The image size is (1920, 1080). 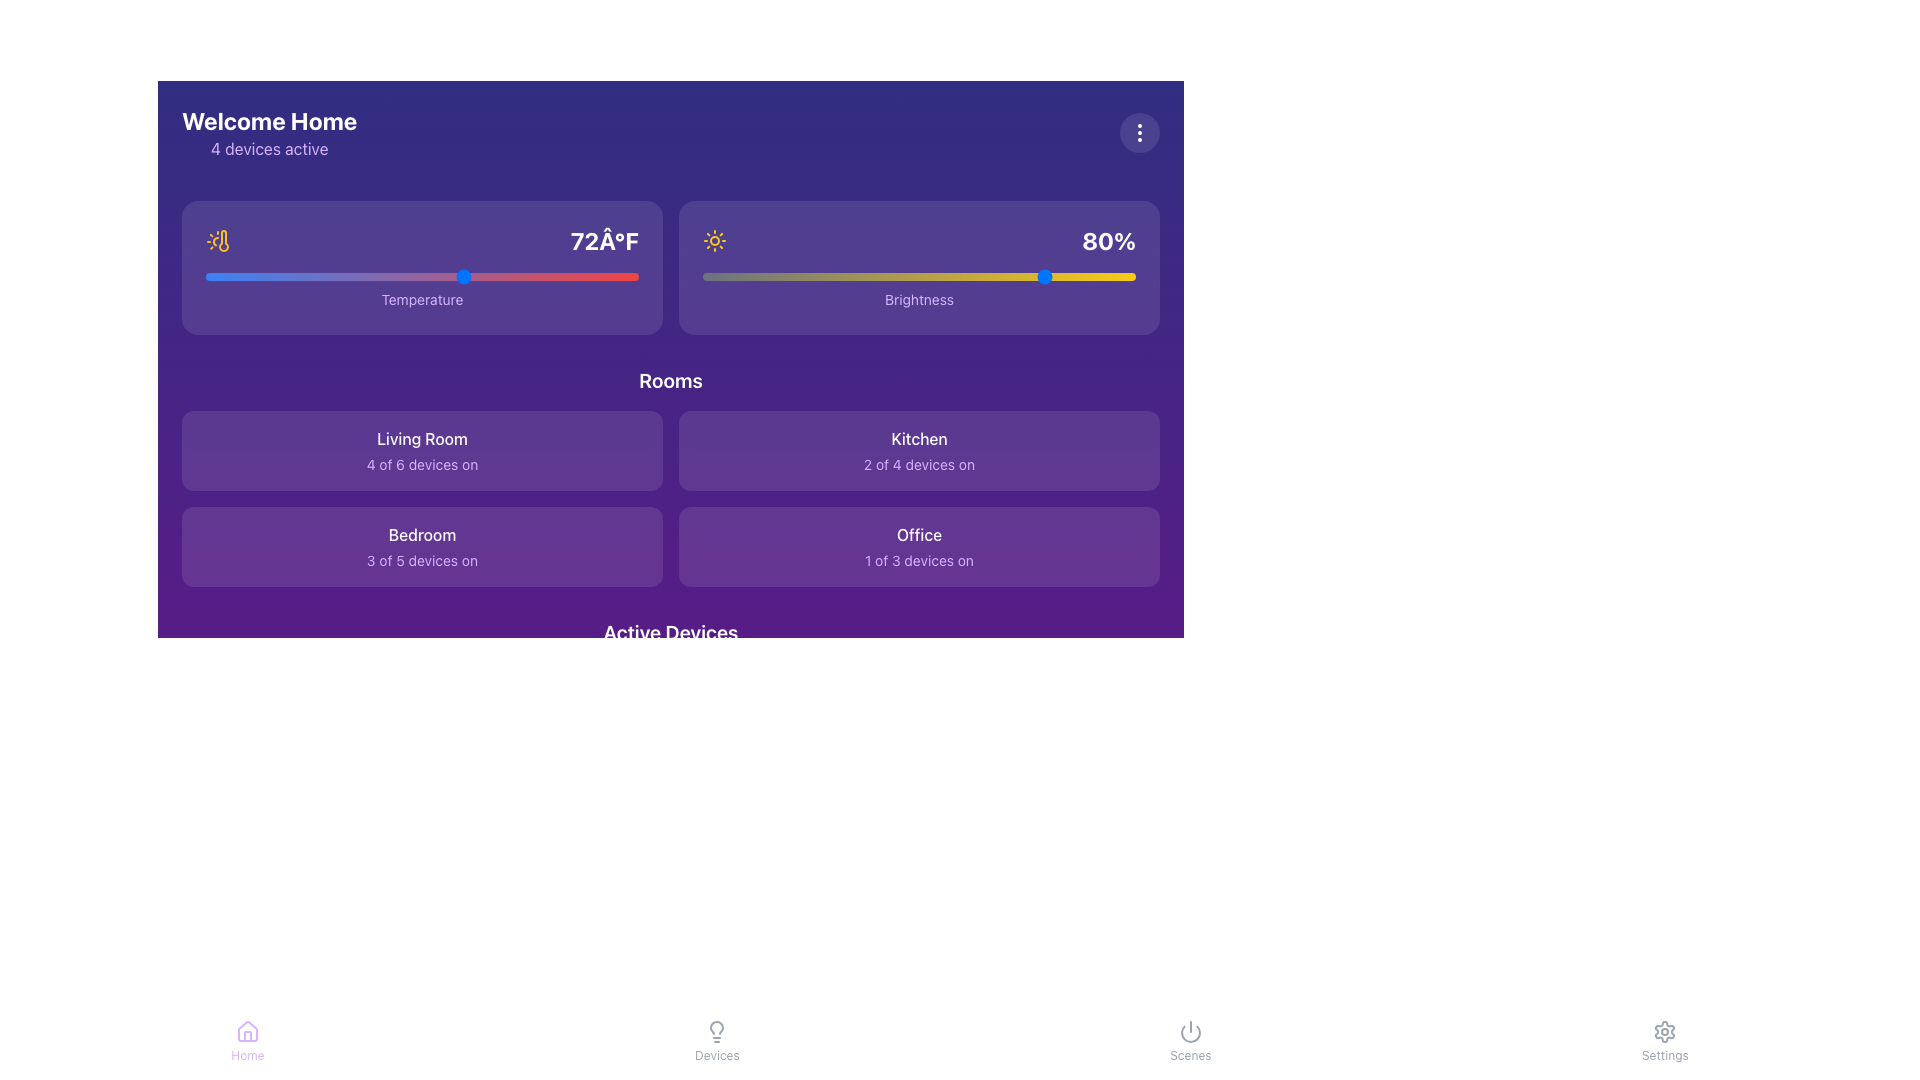 What do you see at coordinates (246, 1032) in the screenshot?
I see `the 'Home' icon in the bottom navigation menu, which is represented by a house outline with a rectangular door` at bounding box center [246, 1032].